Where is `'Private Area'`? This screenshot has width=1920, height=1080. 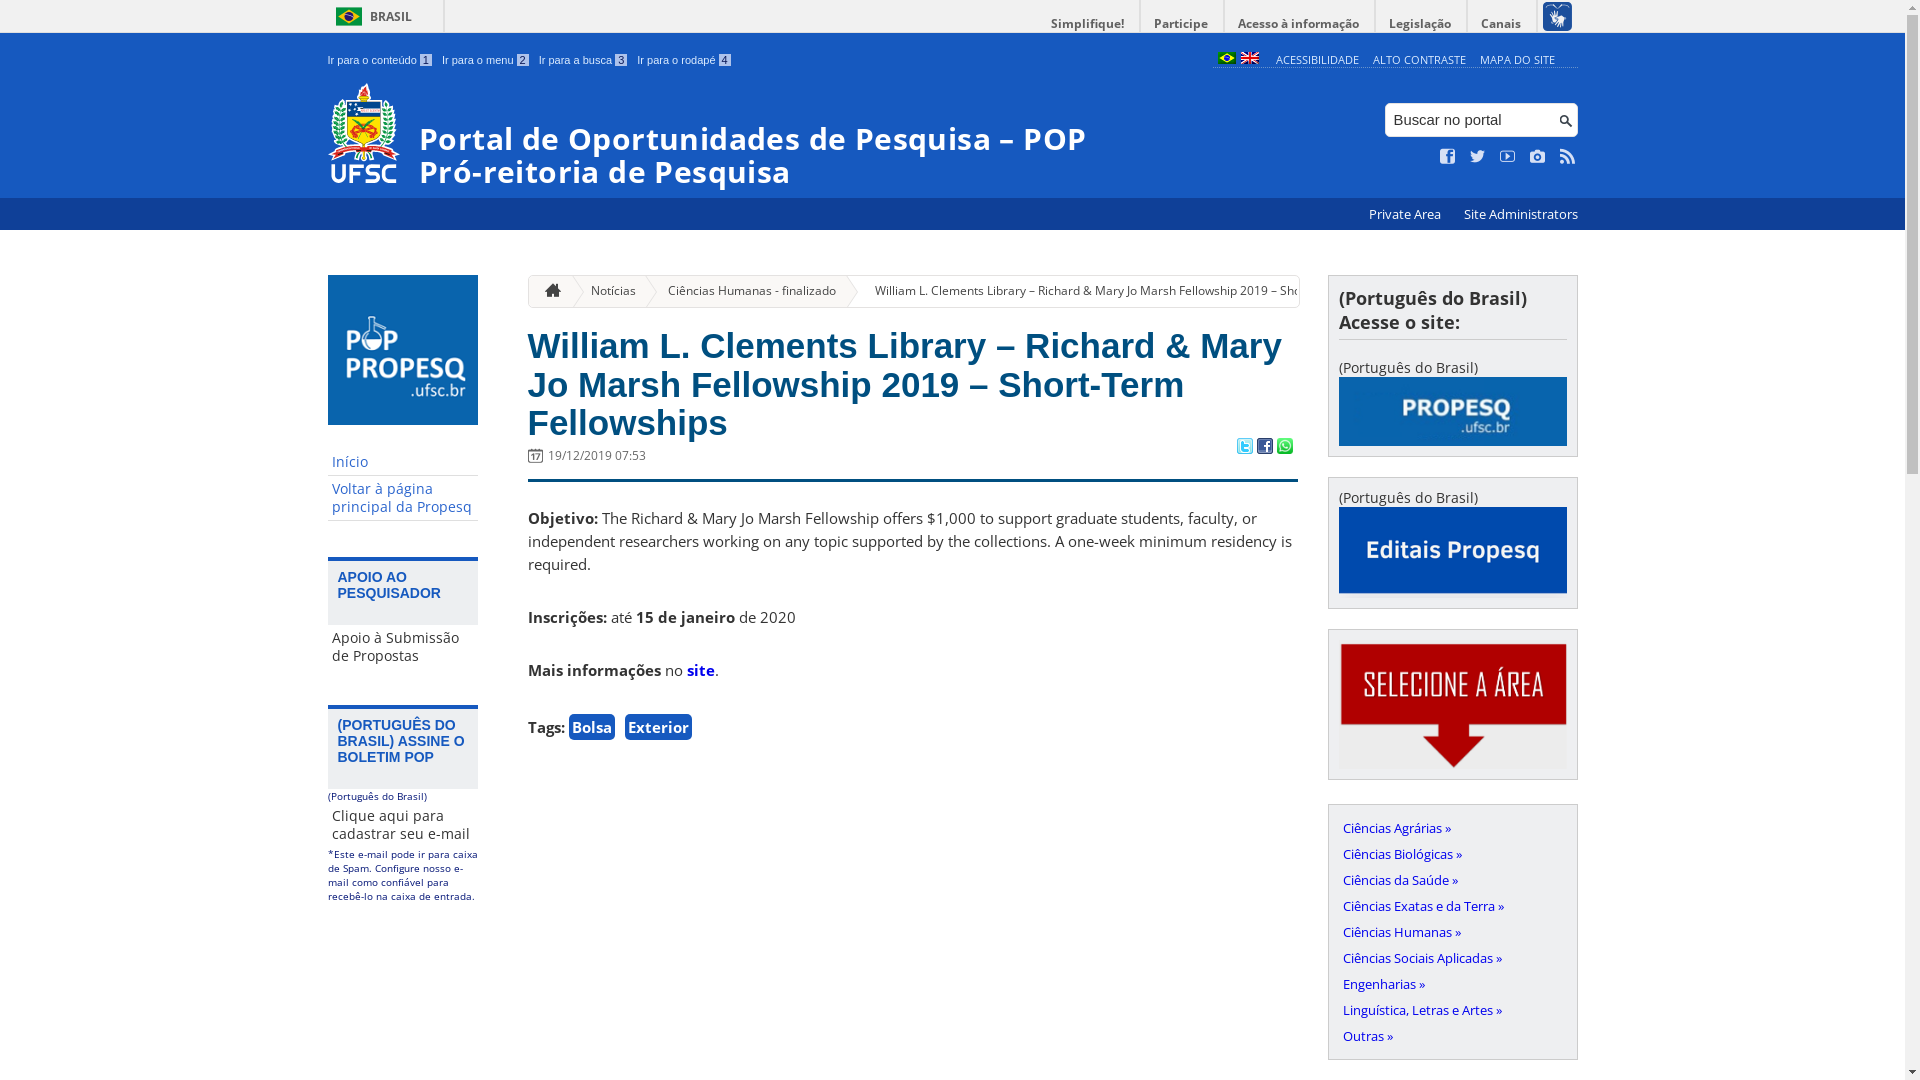 'Private Area' is located at coordinates (1404, 214).